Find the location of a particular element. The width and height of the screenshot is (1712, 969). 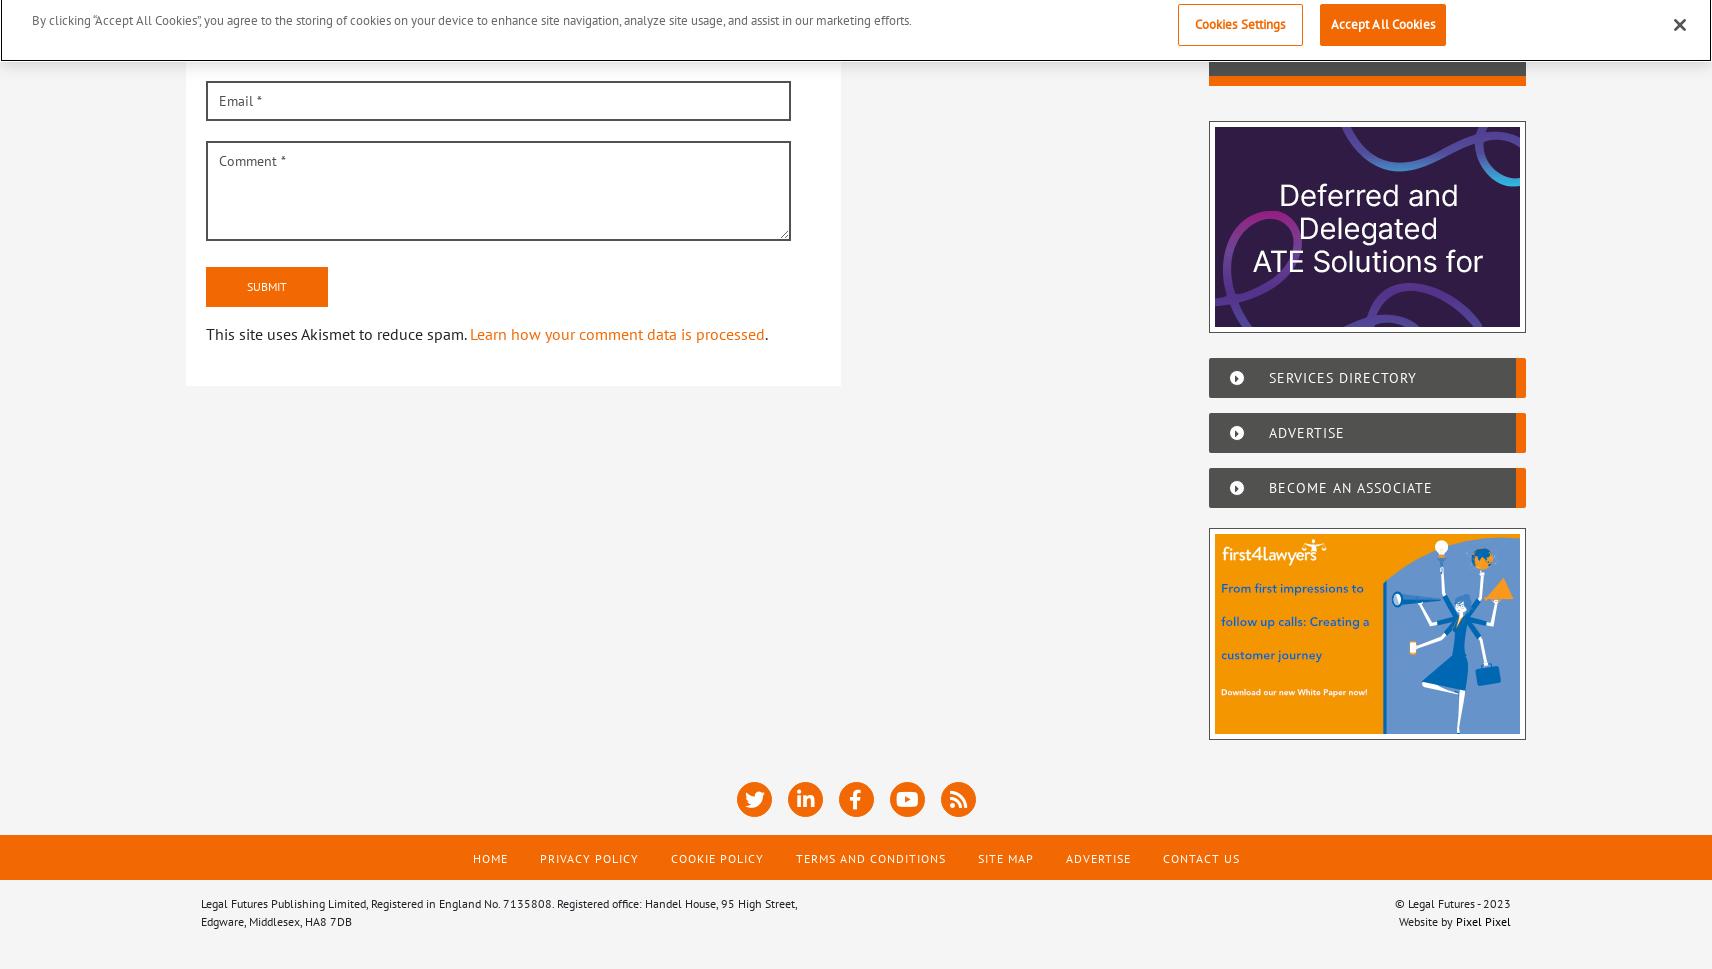

'This site uses Akismet to reduce spam.' is located at coordinates (337, 332).